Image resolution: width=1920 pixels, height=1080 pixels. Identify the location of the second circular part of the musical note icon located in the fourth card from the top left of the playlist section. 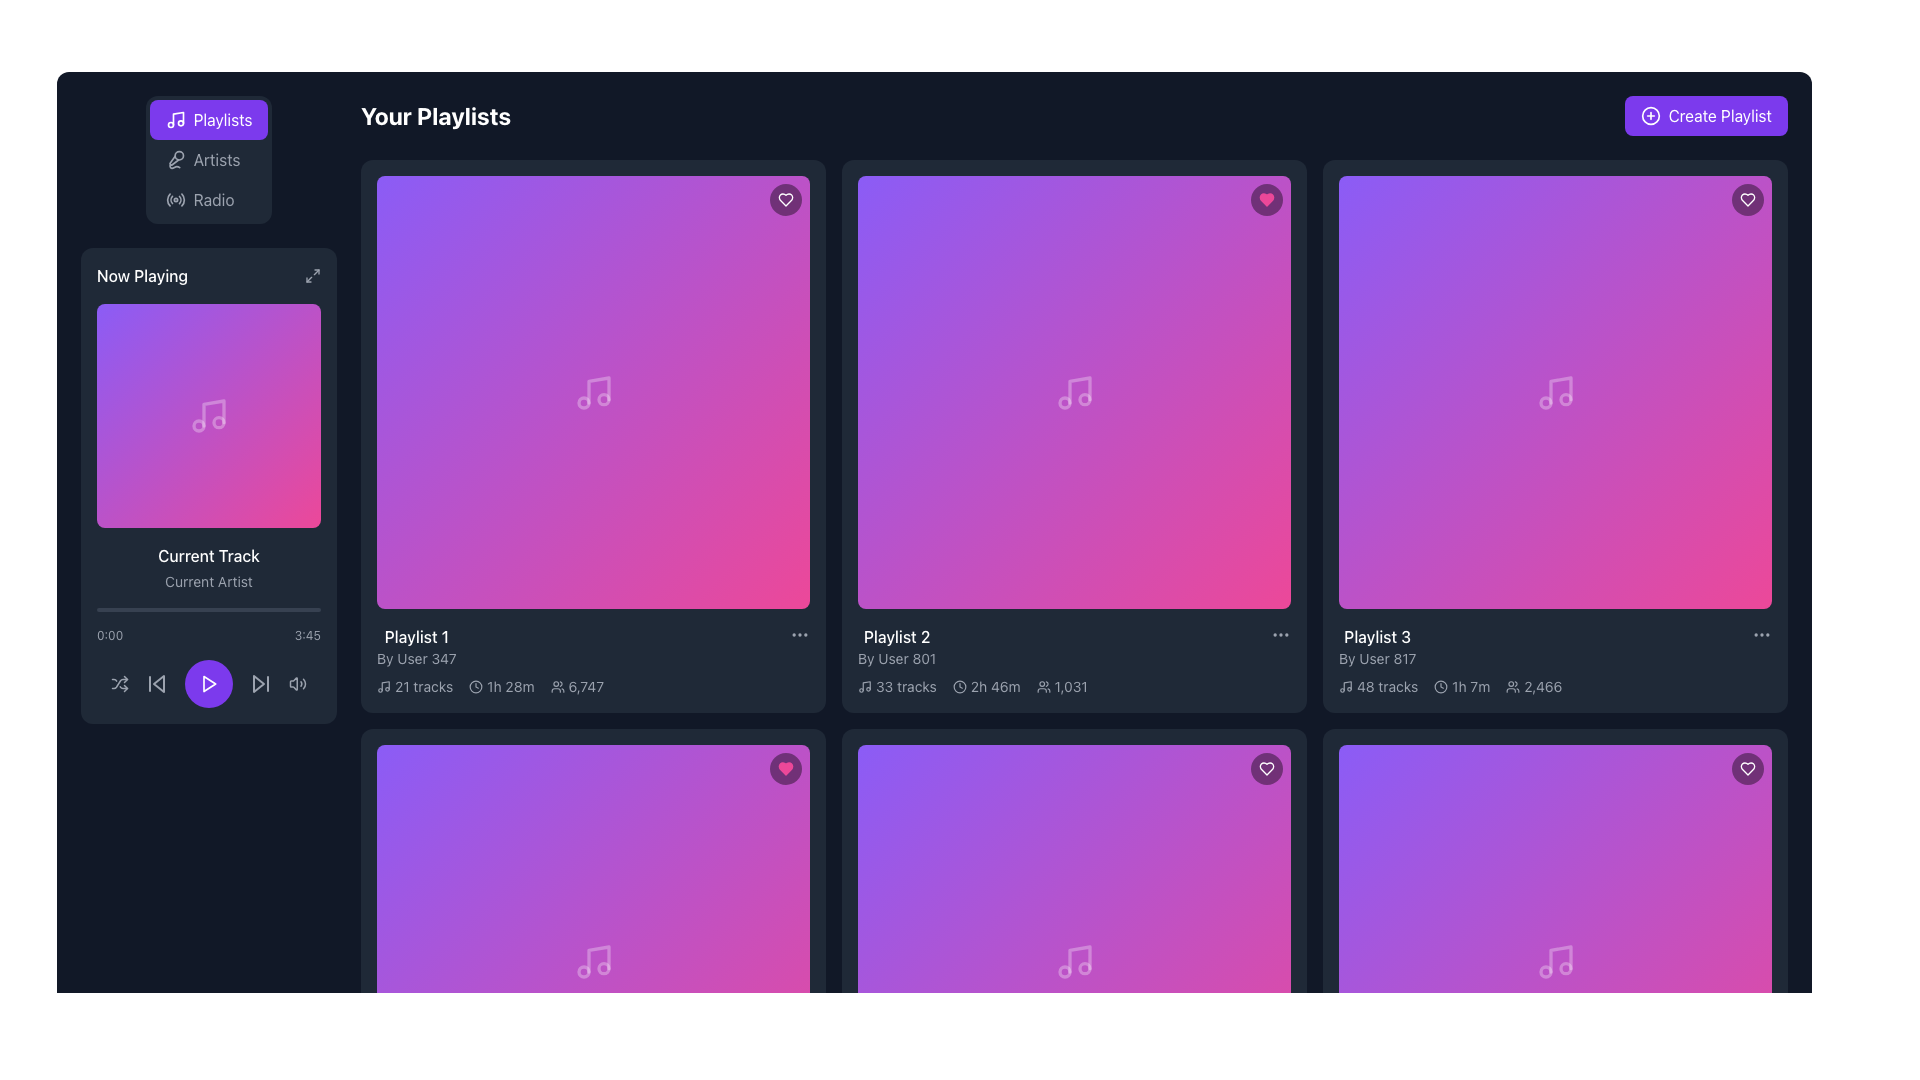
(1564, 399).